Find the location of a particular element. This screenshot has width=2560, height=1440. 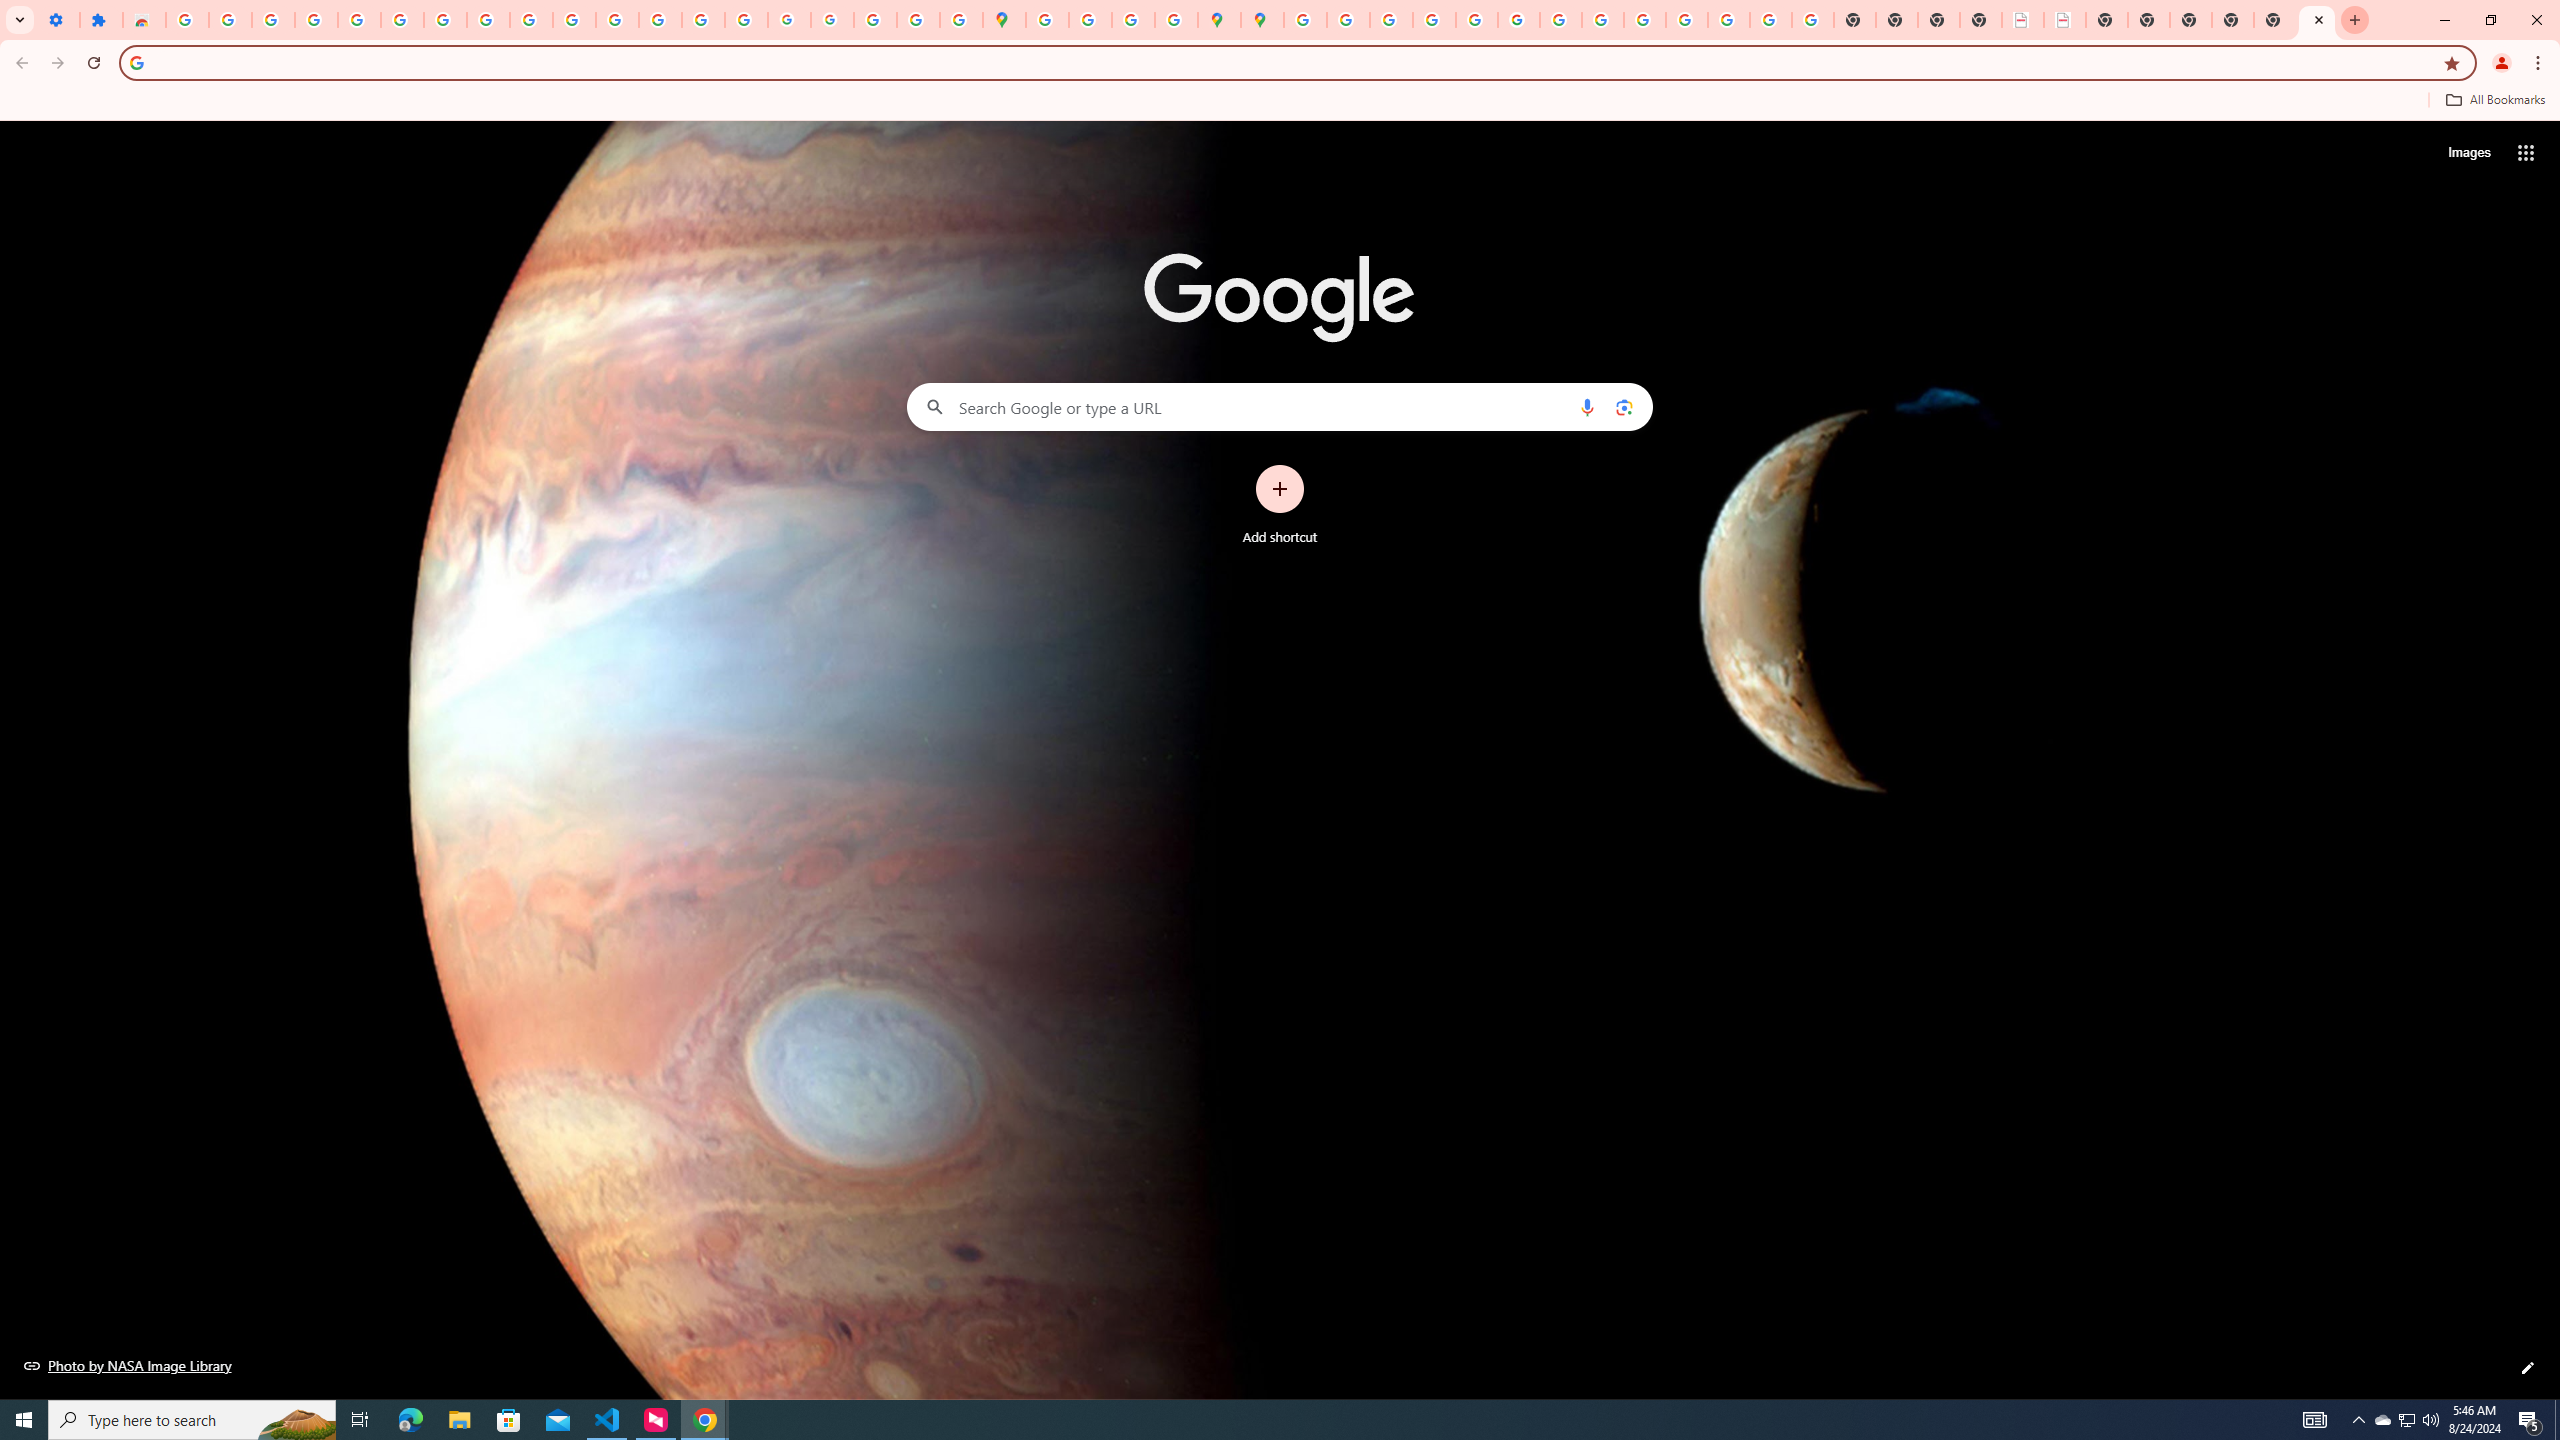

'Google Account' is located at coordinates (488, 19).